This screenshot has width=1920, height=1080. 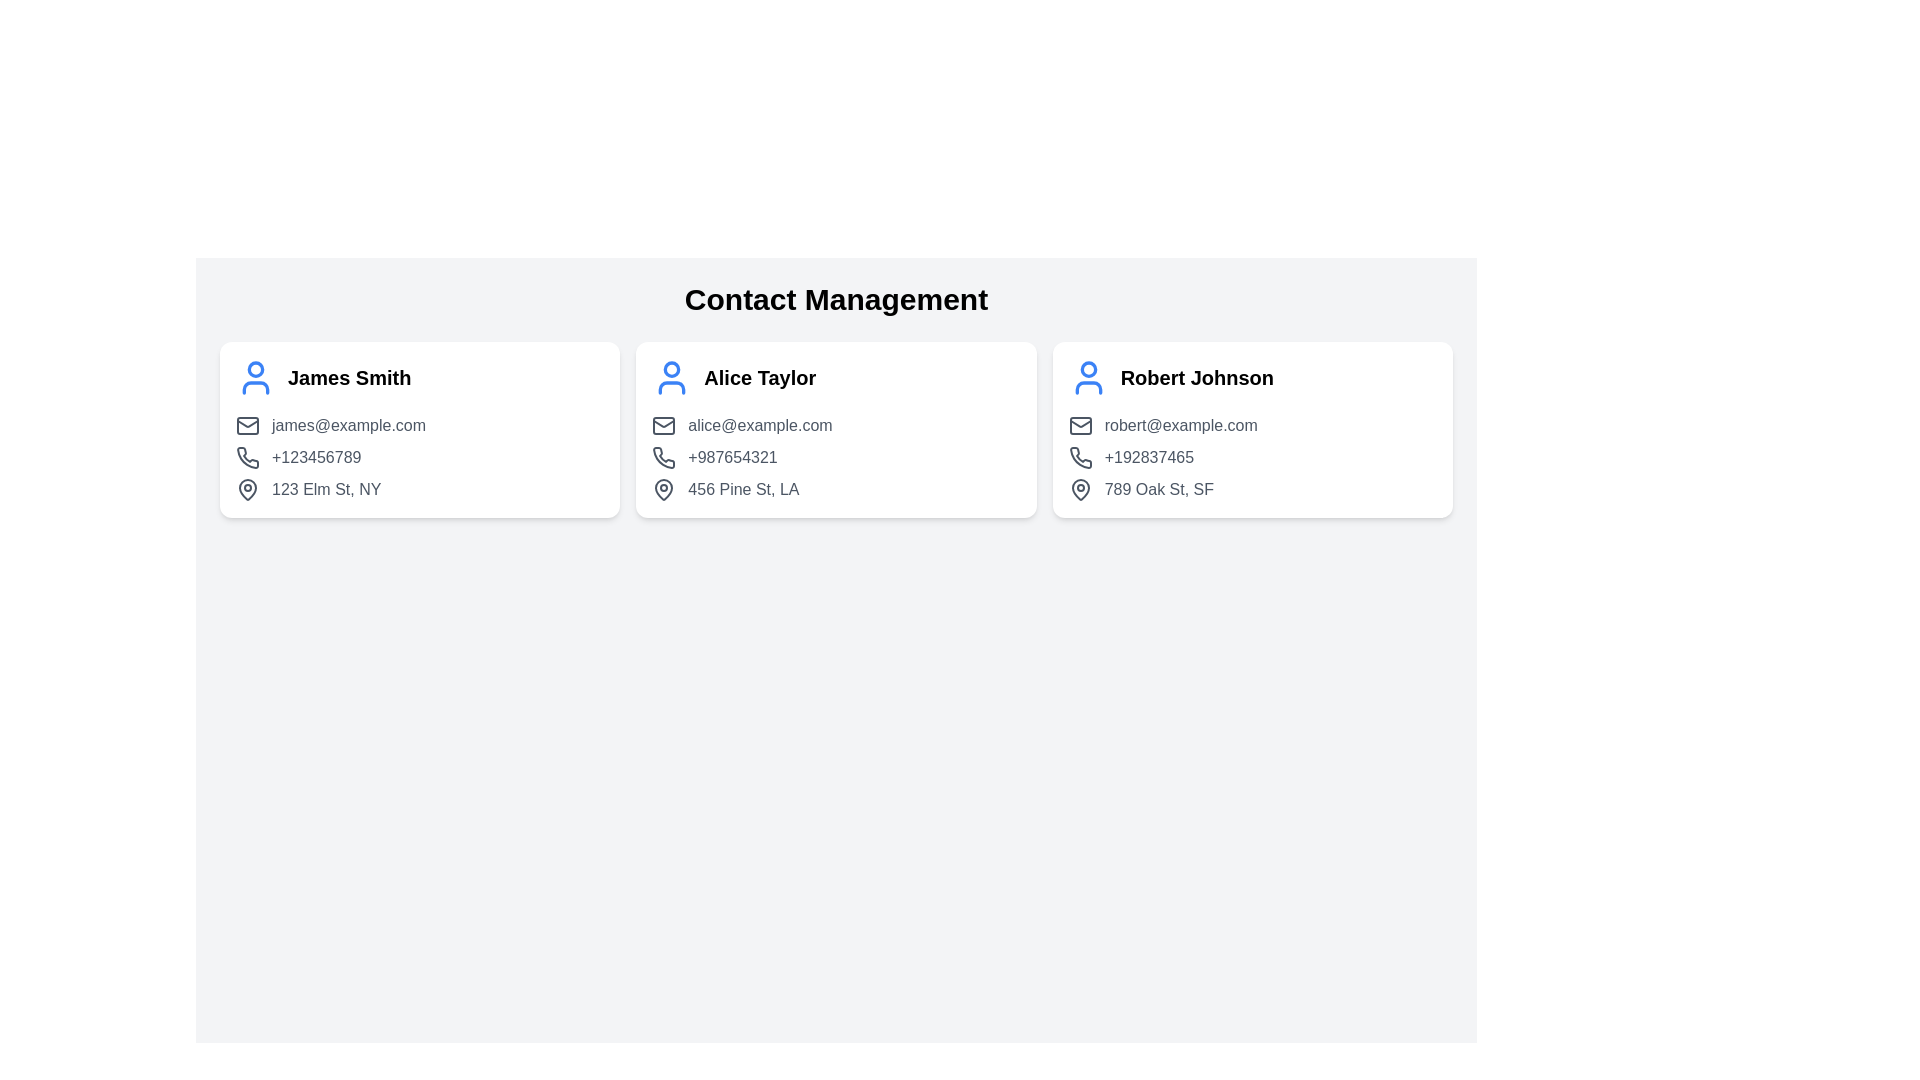 I want to click on the 'Robert Johnson' text label paired with the blue user icon within the contact card in the 'Contact Management' section, so click(x=1251, y=378).